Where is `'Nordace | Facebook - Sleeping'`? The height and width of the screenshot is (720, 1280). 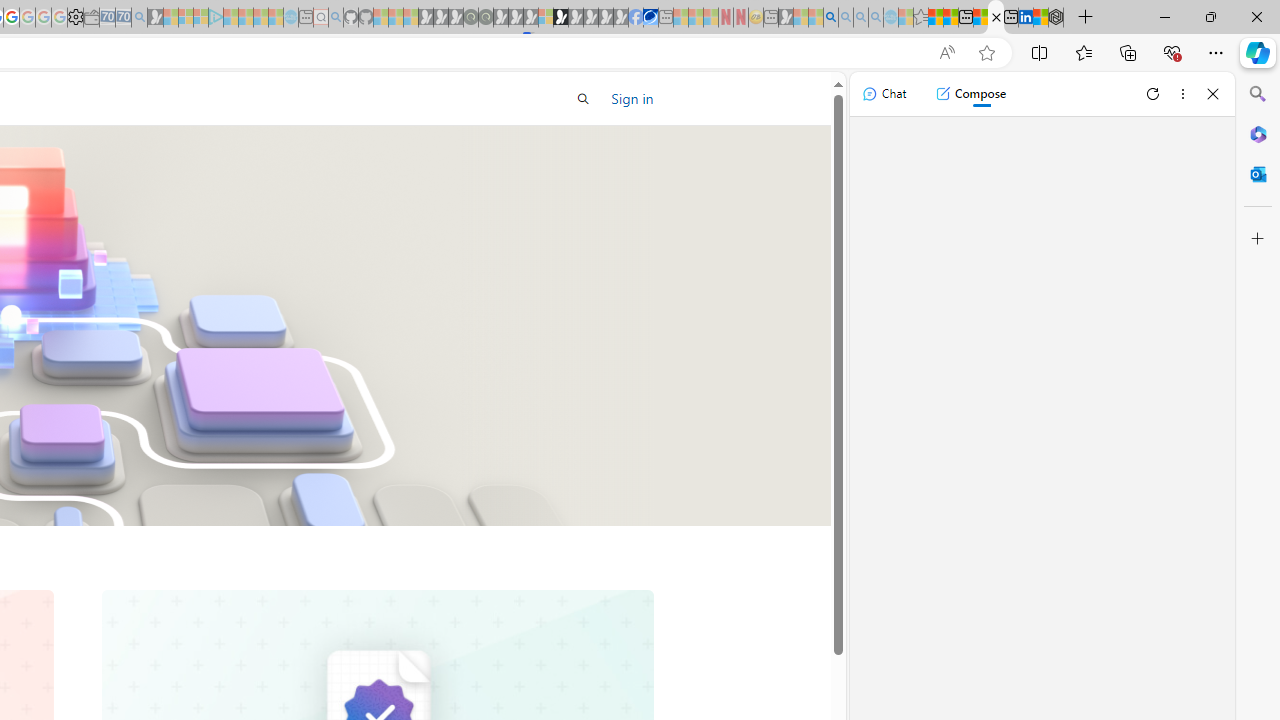
'Nordace | Facebook - Sleeping' is located at coordinates (634, 17).